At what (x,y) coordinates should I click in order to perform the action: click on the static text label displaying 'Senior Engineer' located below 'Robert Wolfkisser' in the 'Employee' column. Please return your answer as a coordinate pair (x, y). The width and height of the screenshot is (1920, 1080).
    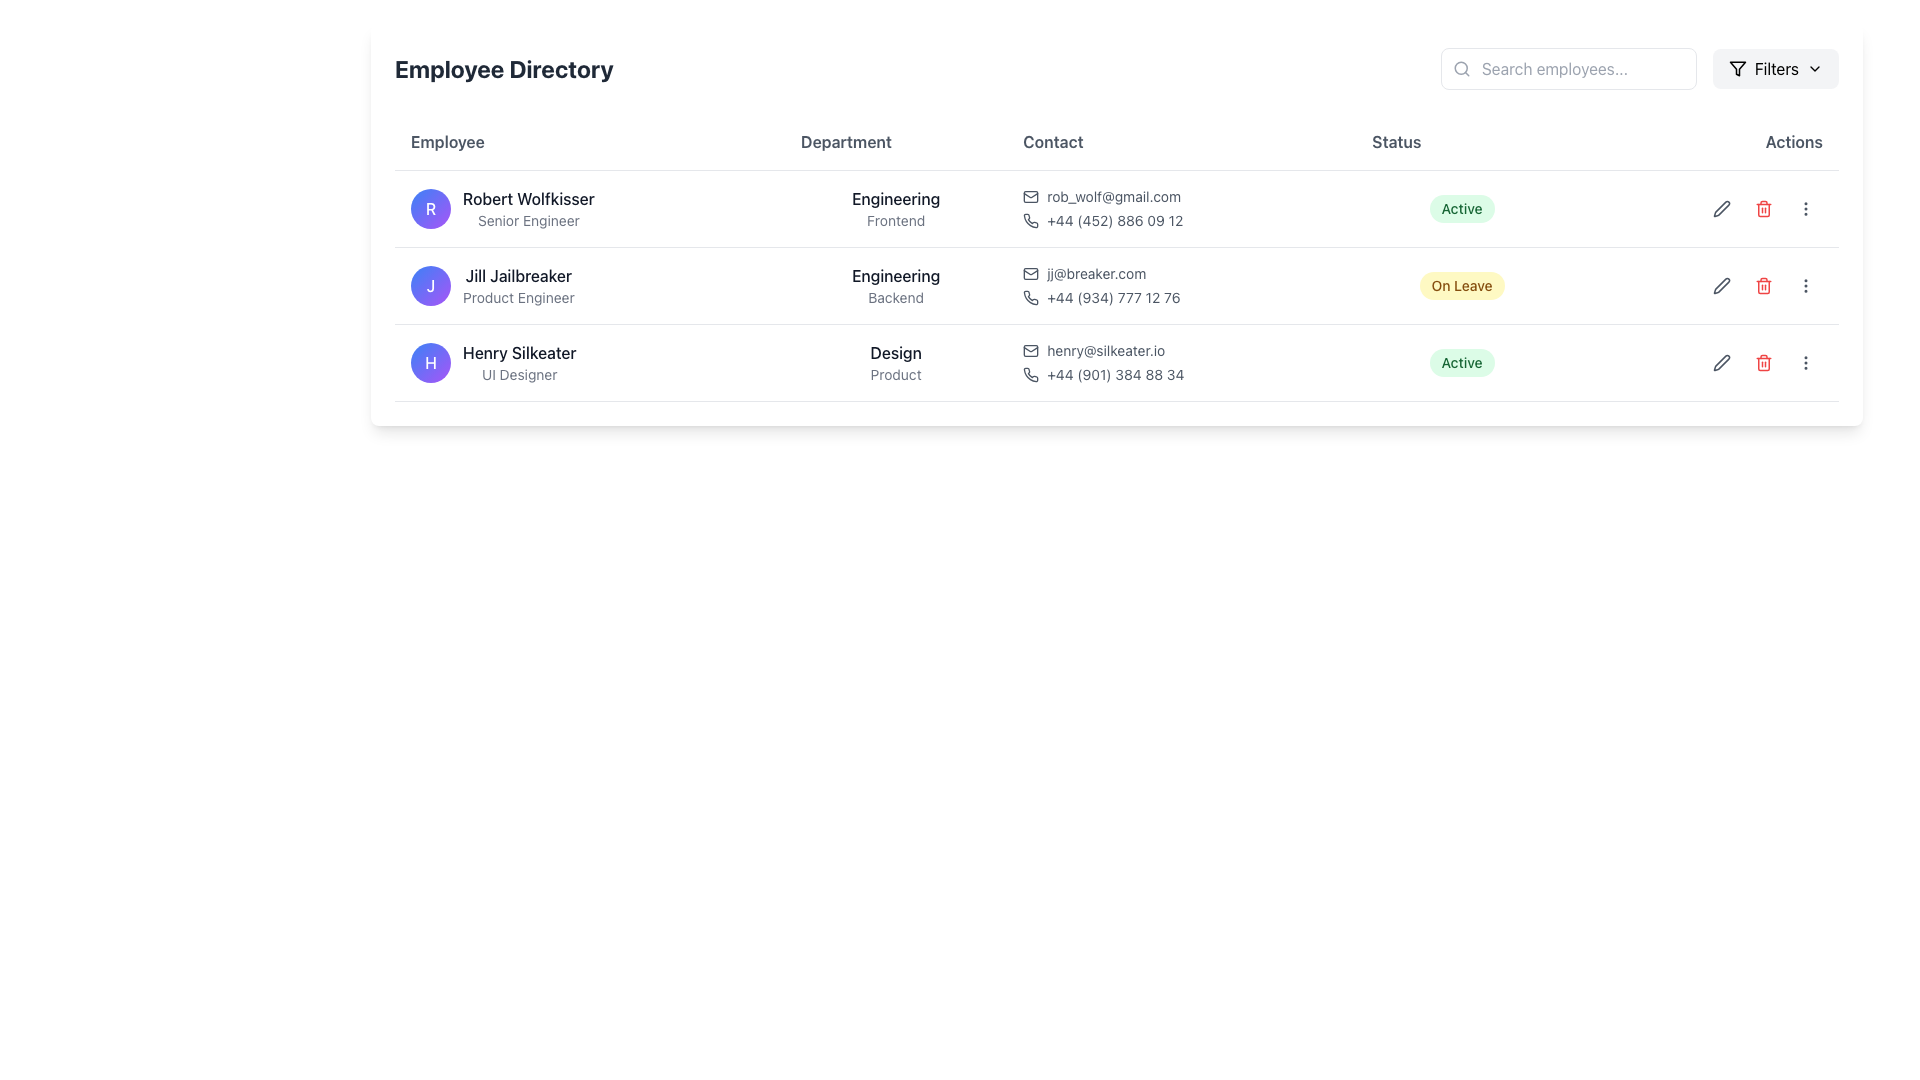
    Looking at the image, I should click on (528, 220).